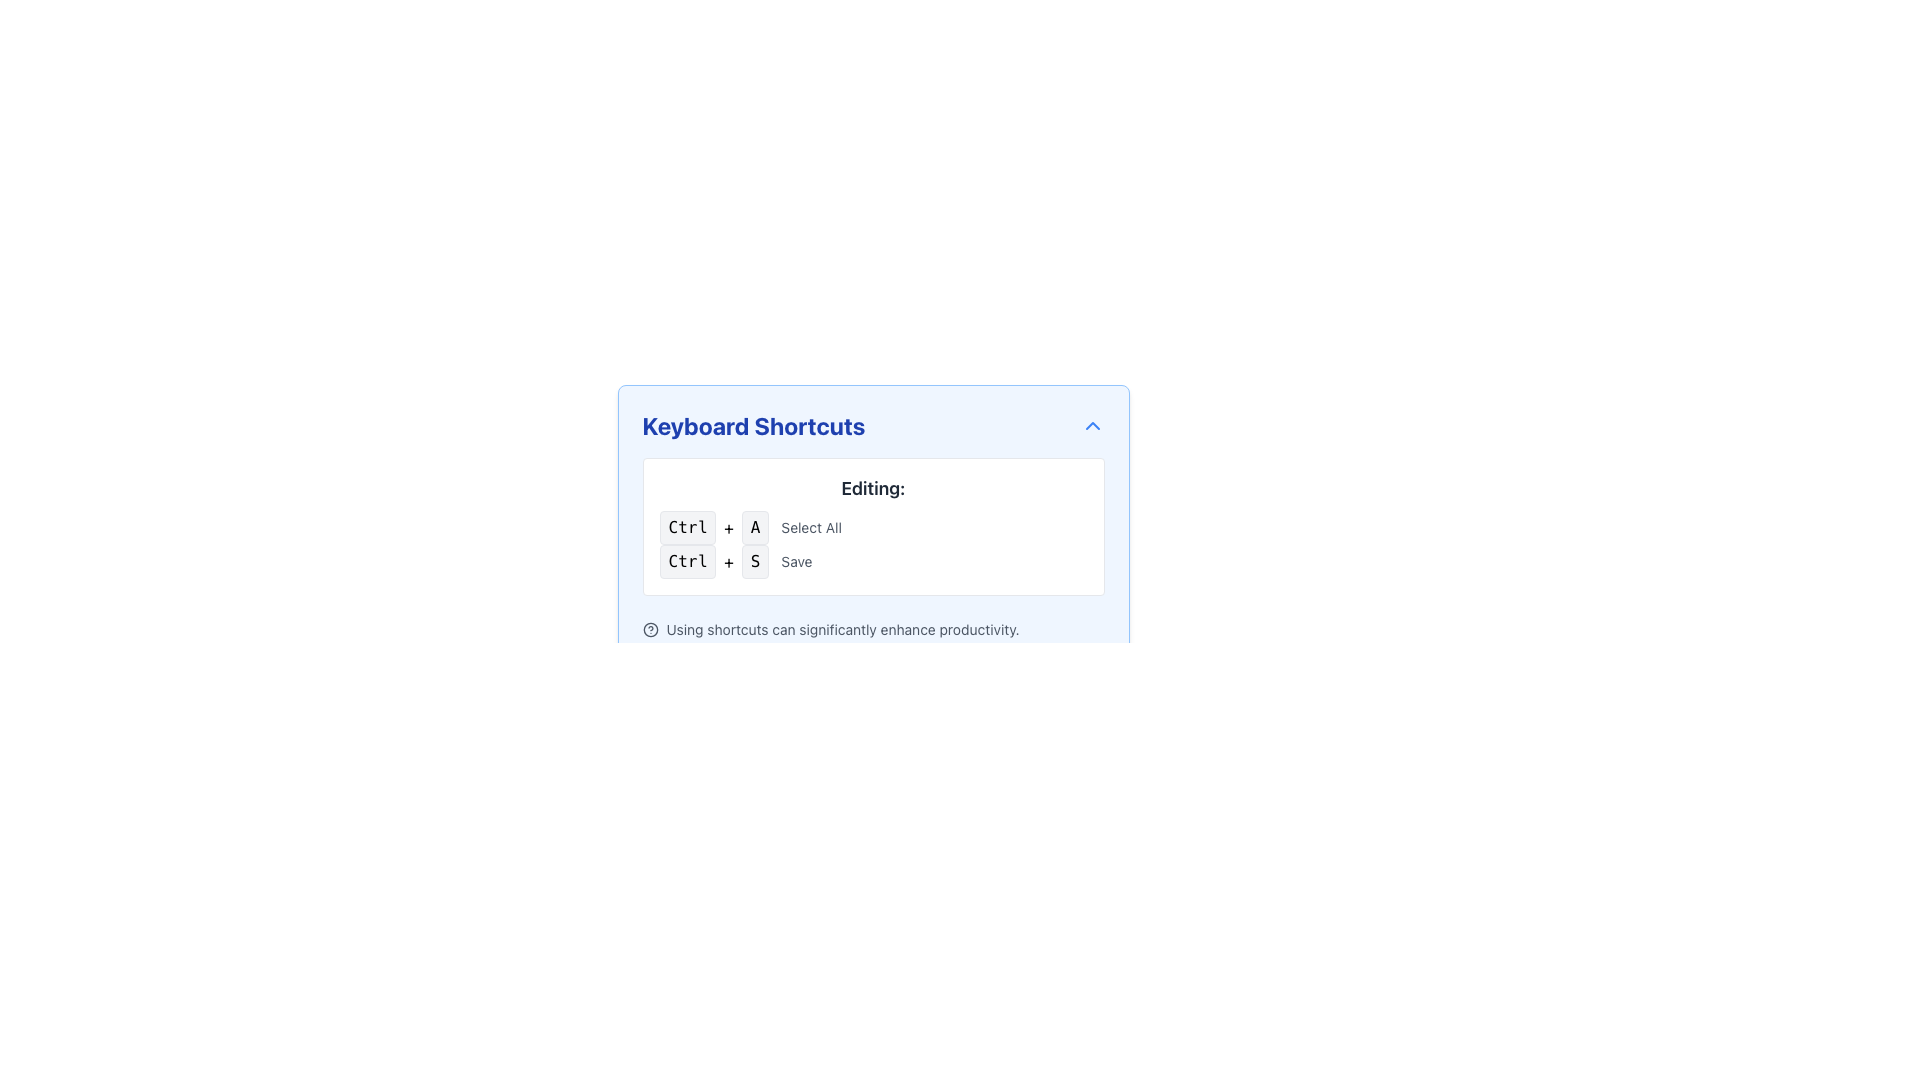 The width and height of the screenshot is (1920, 1080). What do you see at coordinates (873, 548) in the screenshot?
I see `keyboard shortcuts instructions displayed in the 'Editing:' section of the Instructional guidance card` at bounding box center [873, 548].